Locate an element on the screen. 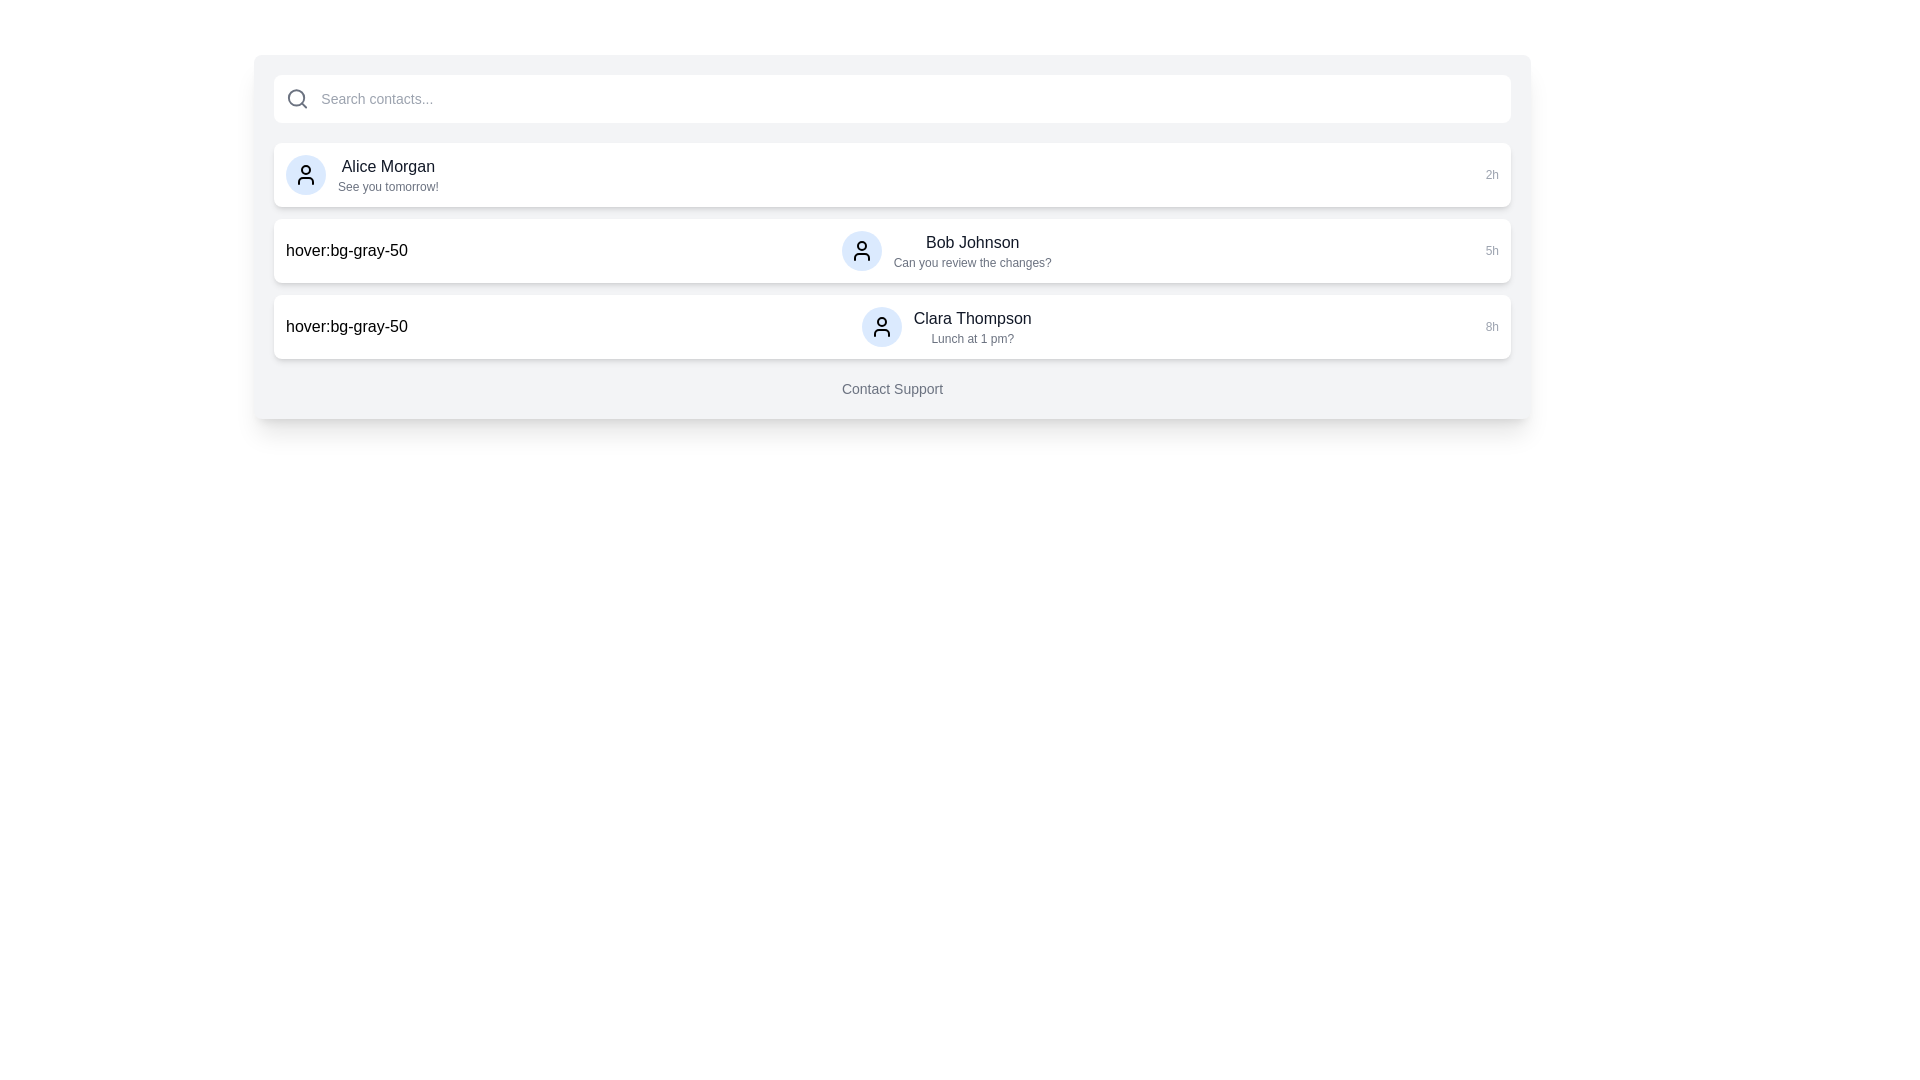 The height and width of the screenshot is (1080, 1920). the static text label displaying 'Lunch at 1 pm?' that is located below the name 'Clara Thompson' in the conversational message UI is located at coordinates (972, 338).